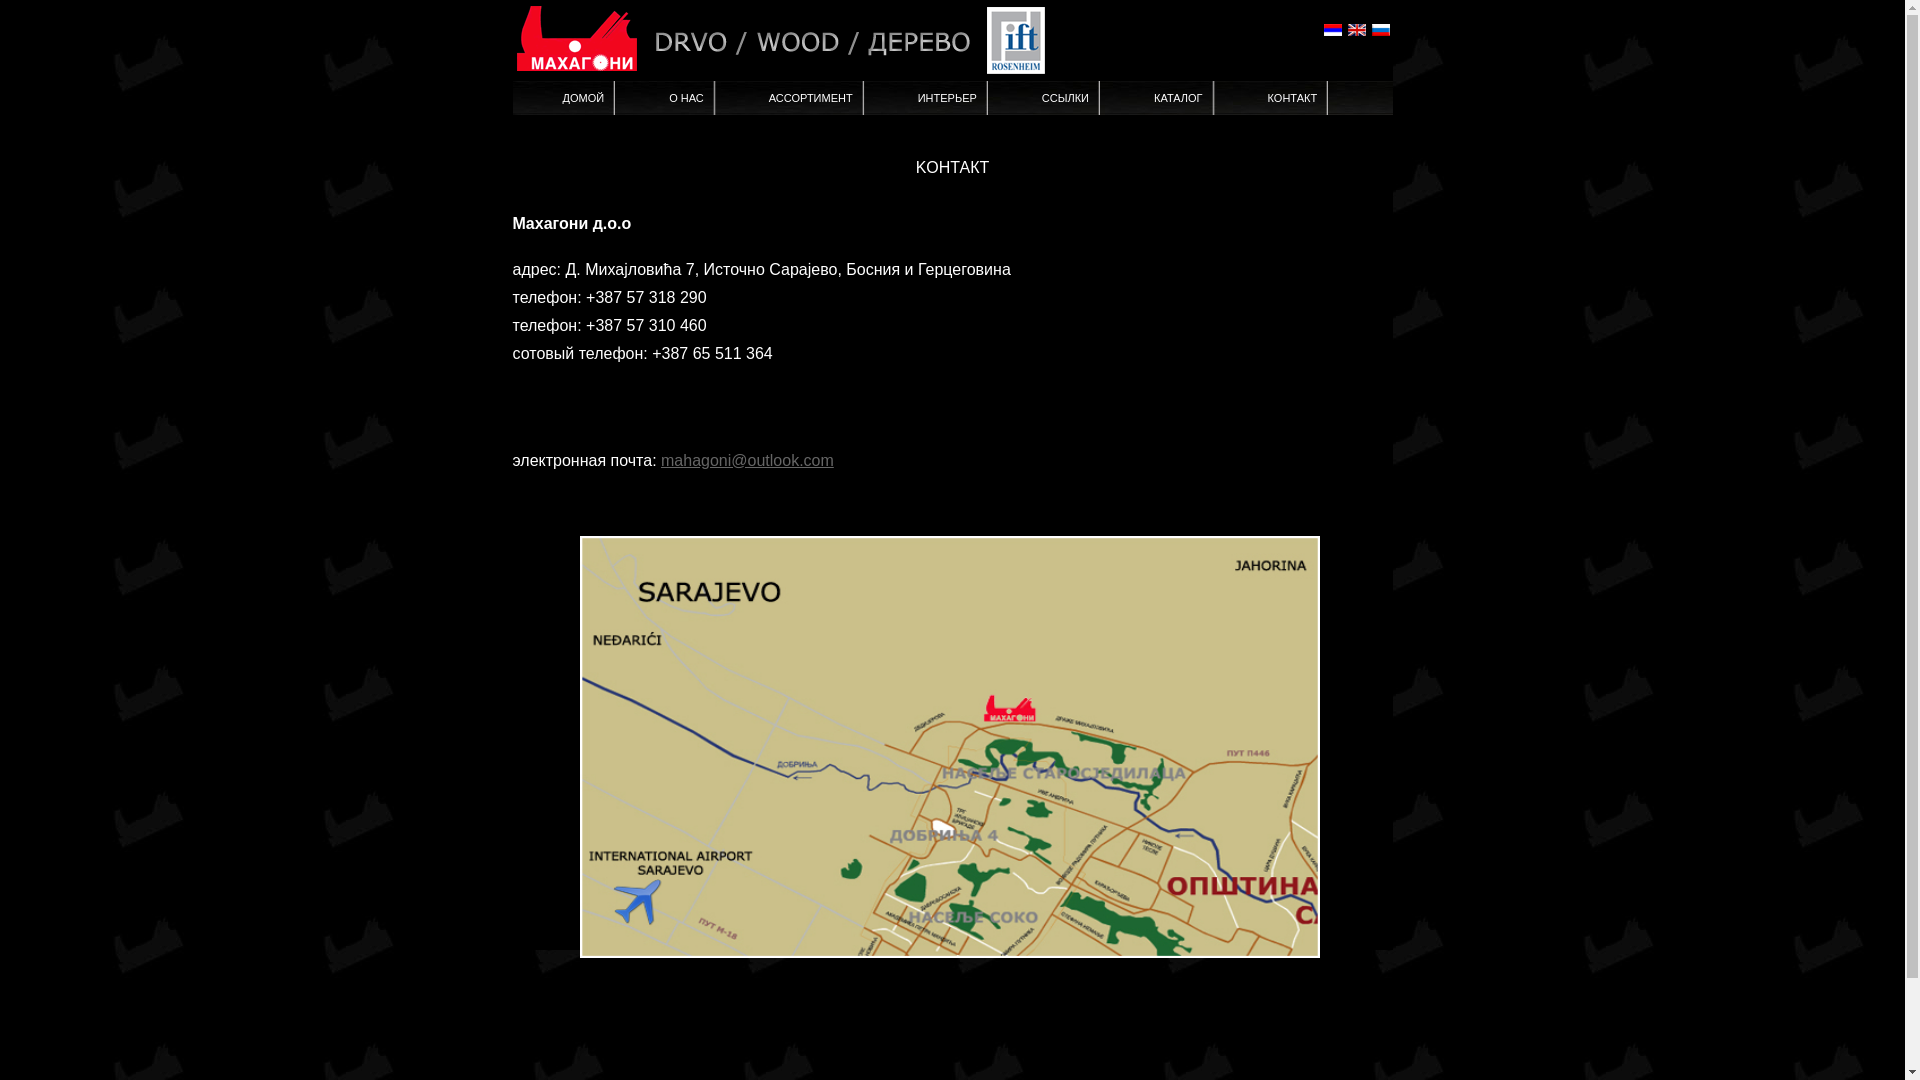  I want to click on 'mahagoni@outlook.com', so click(746, 460).